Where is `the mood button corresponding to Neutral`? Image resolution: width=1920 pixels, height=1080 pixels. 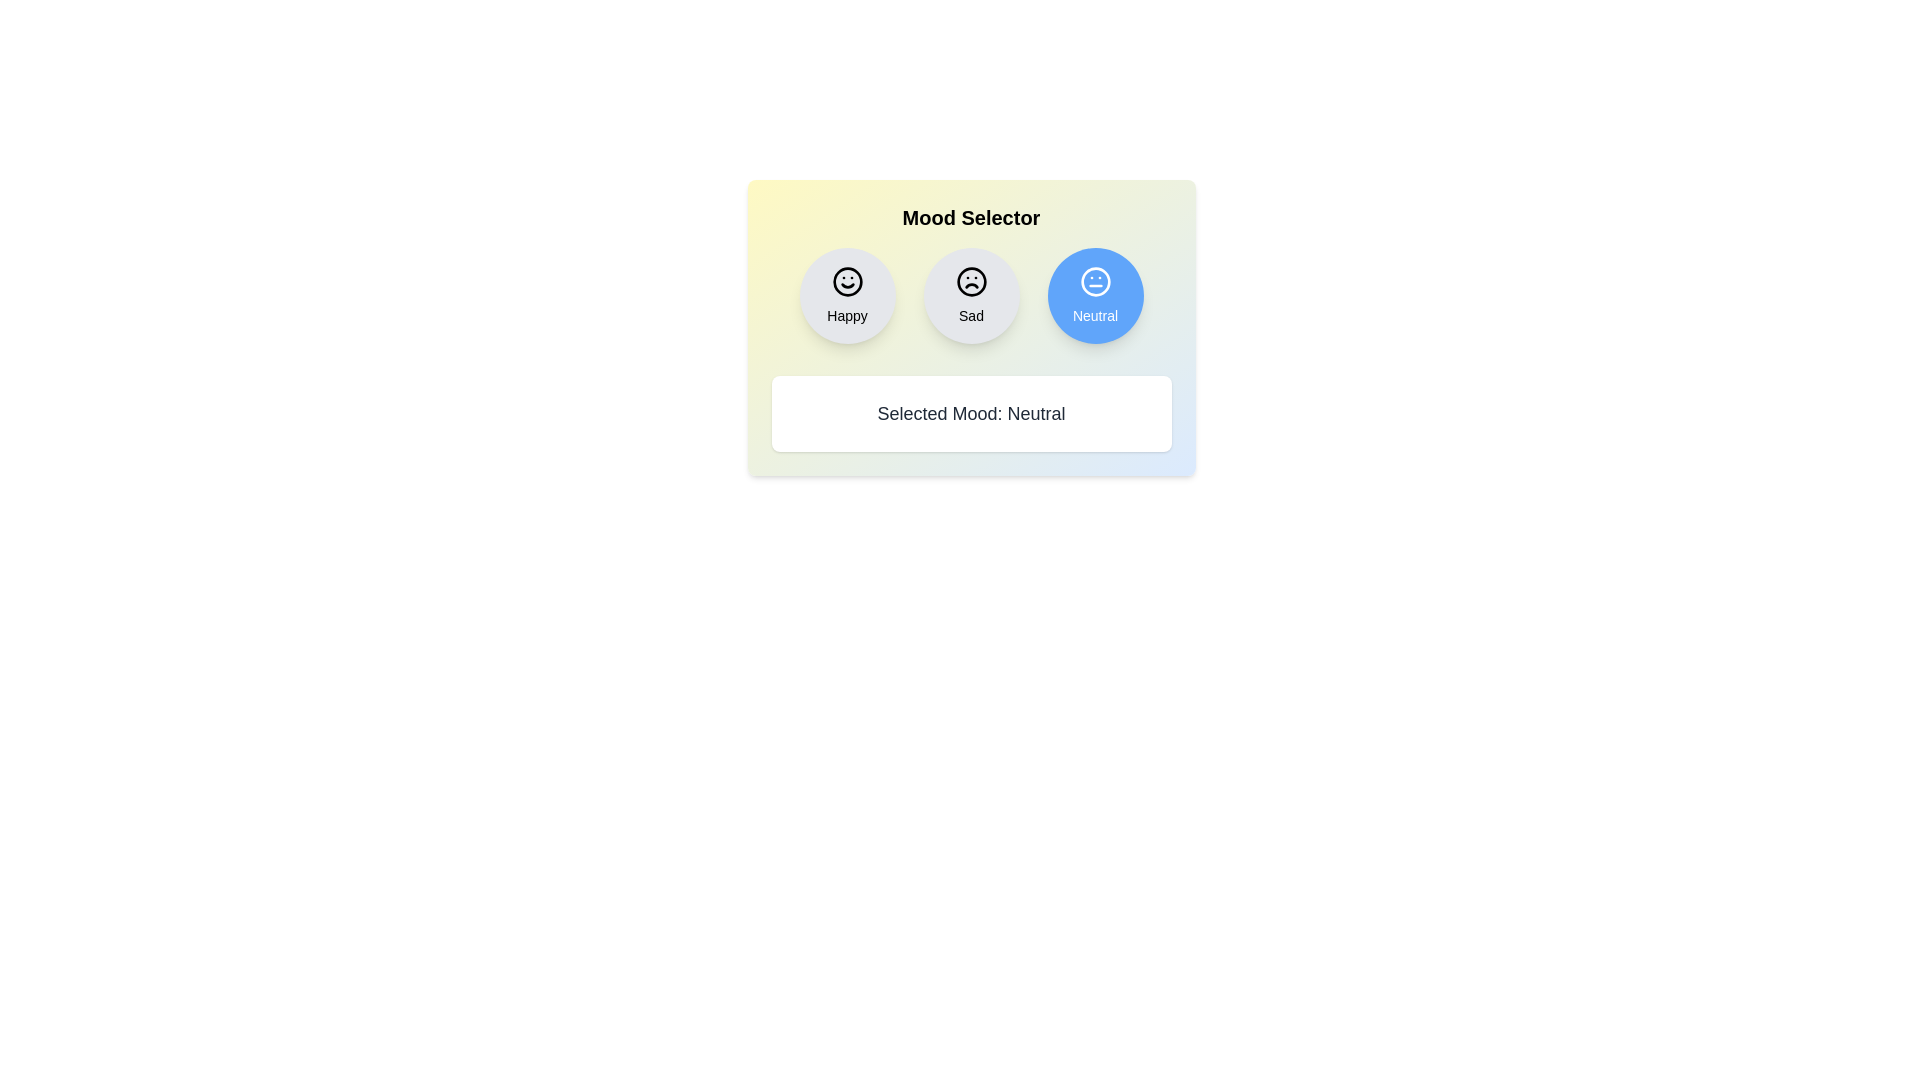
the mood button corresponding to Neutral is located at coordinates (1094, 296).